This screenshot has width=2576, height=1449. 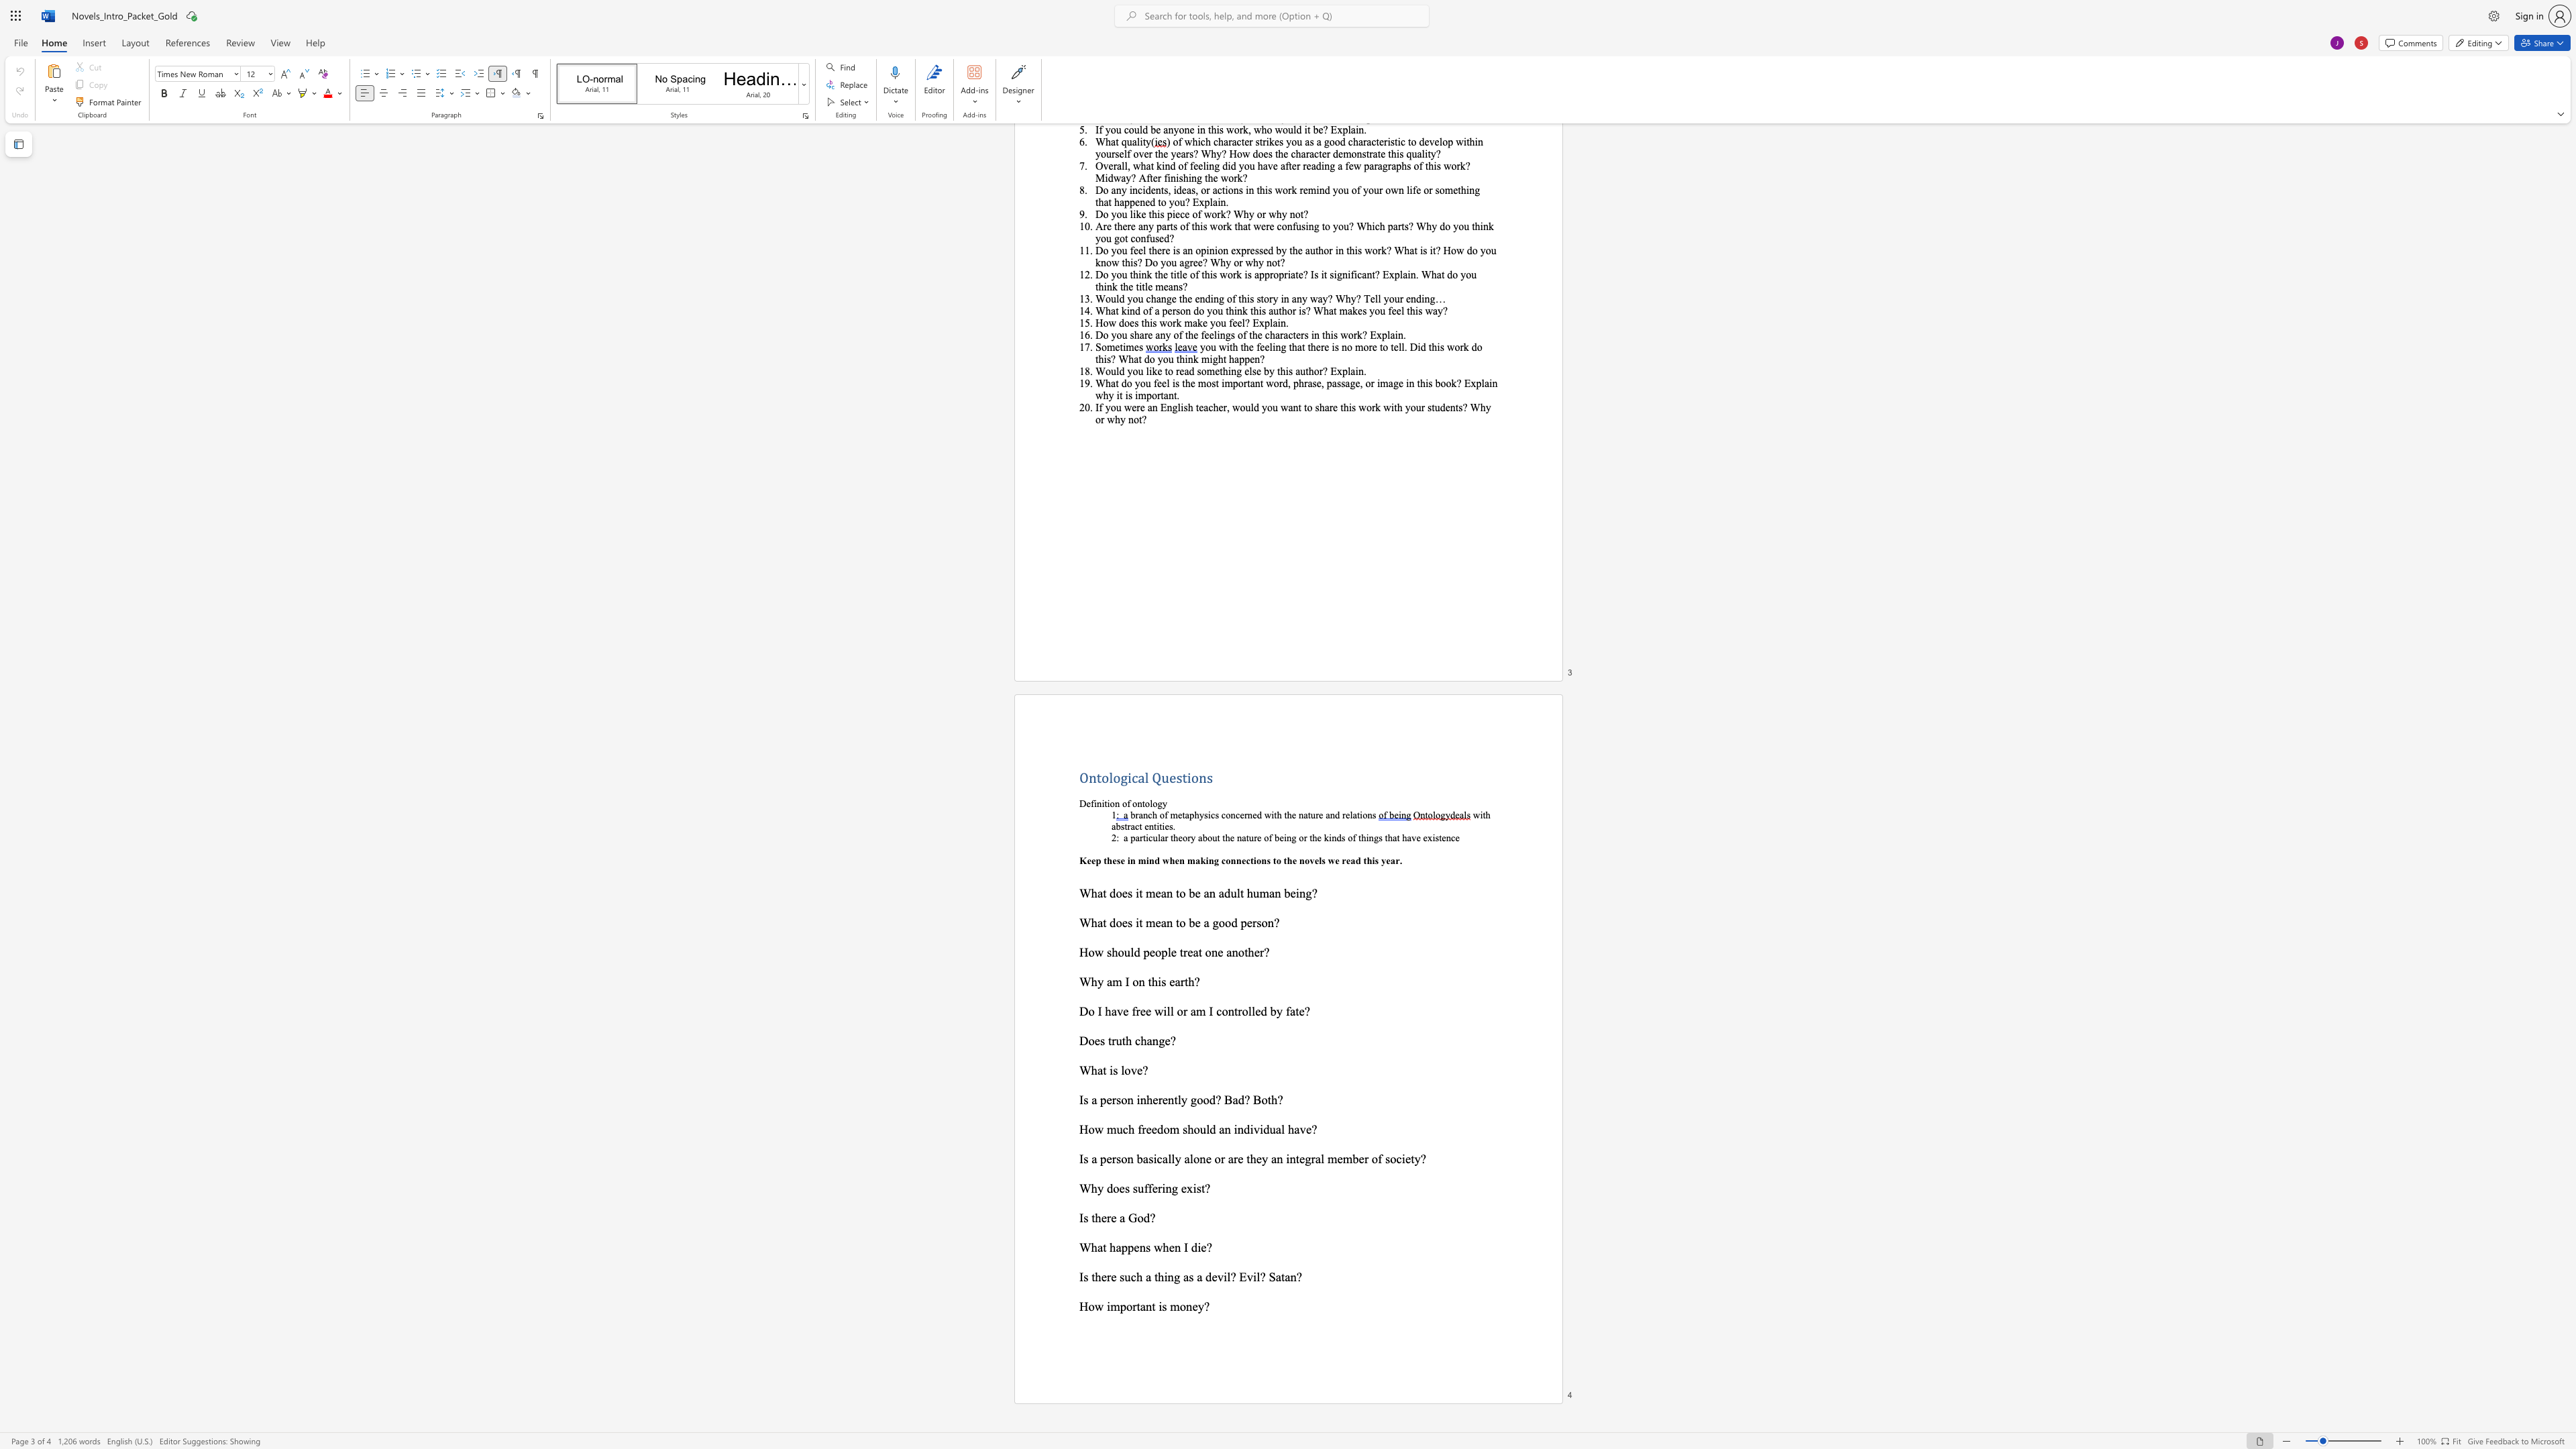 I want to click on the subset text "e in mind when making connec" within the text "Keep these in mind when making connections to the novels we read this year.", so click(x=1120, y=859).